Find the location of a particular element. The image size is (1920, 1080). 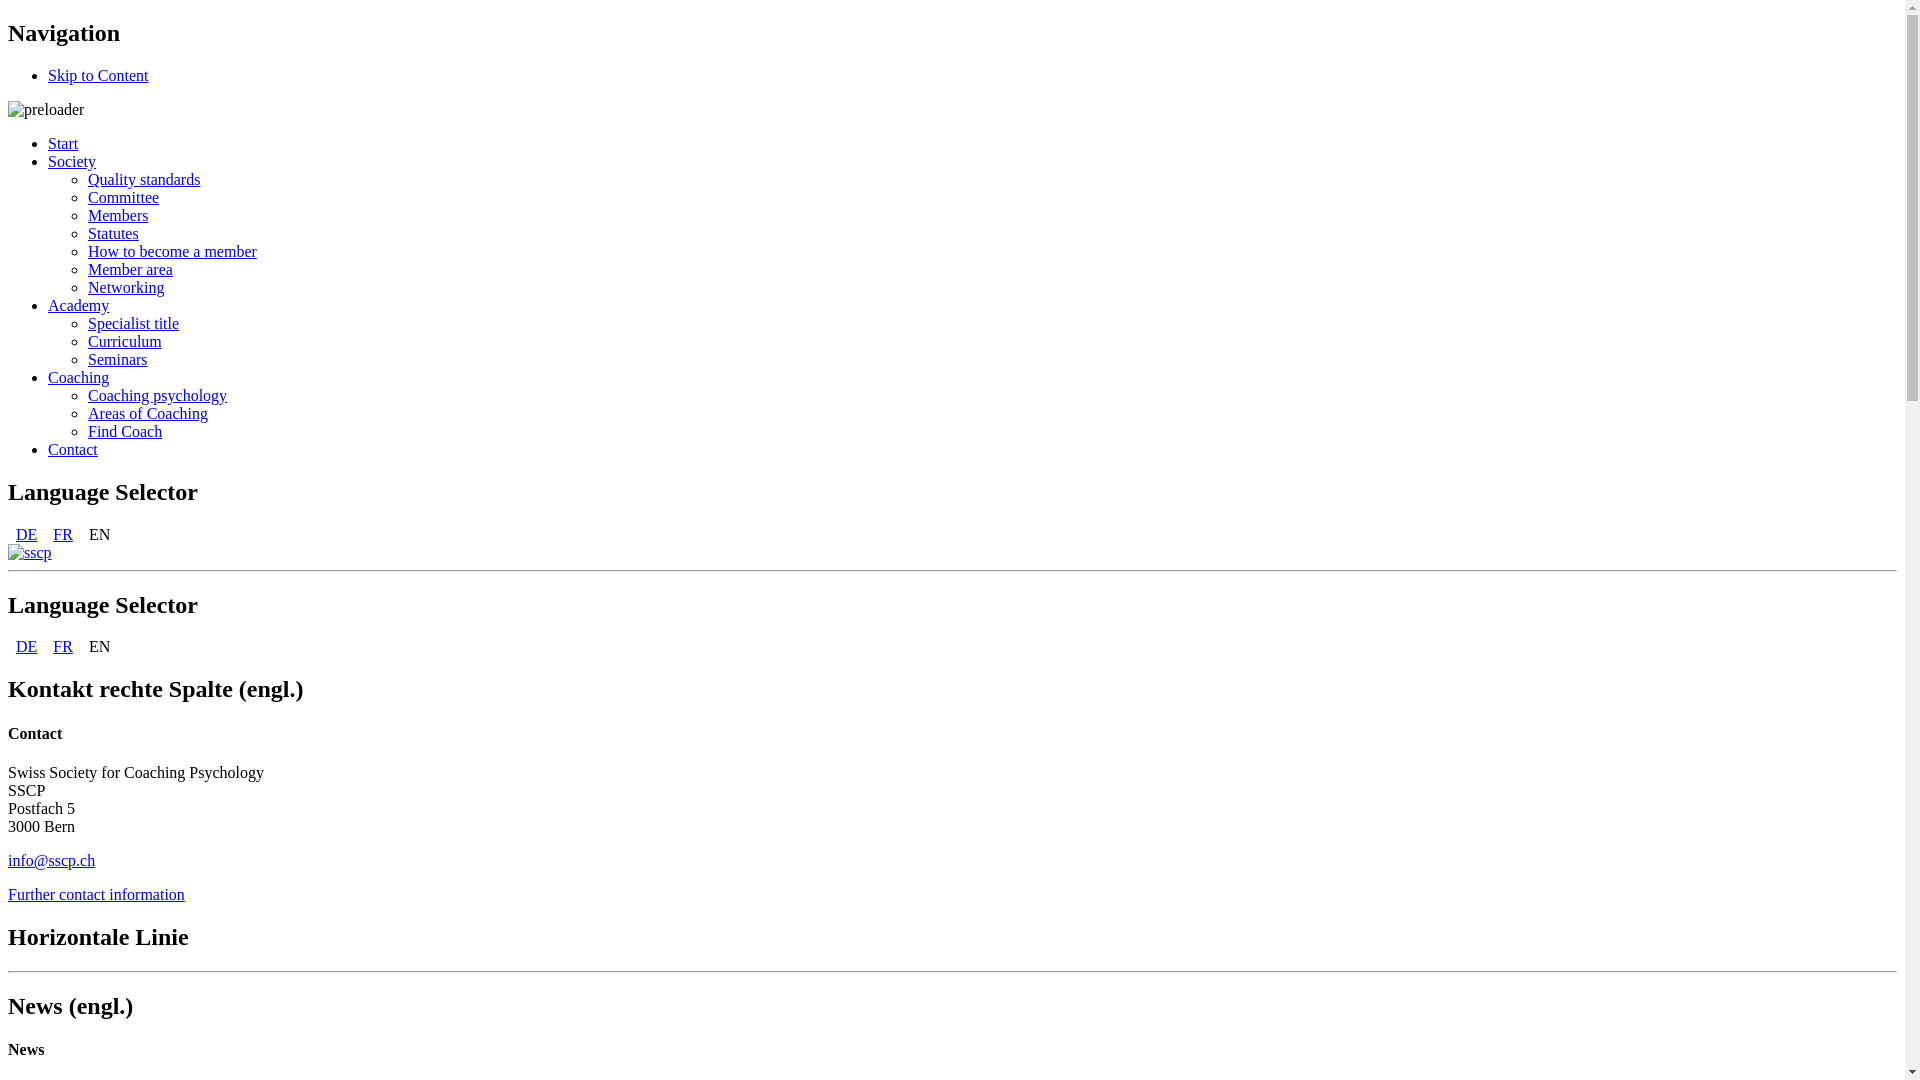

'Start' is located at coordinates (62, 142).